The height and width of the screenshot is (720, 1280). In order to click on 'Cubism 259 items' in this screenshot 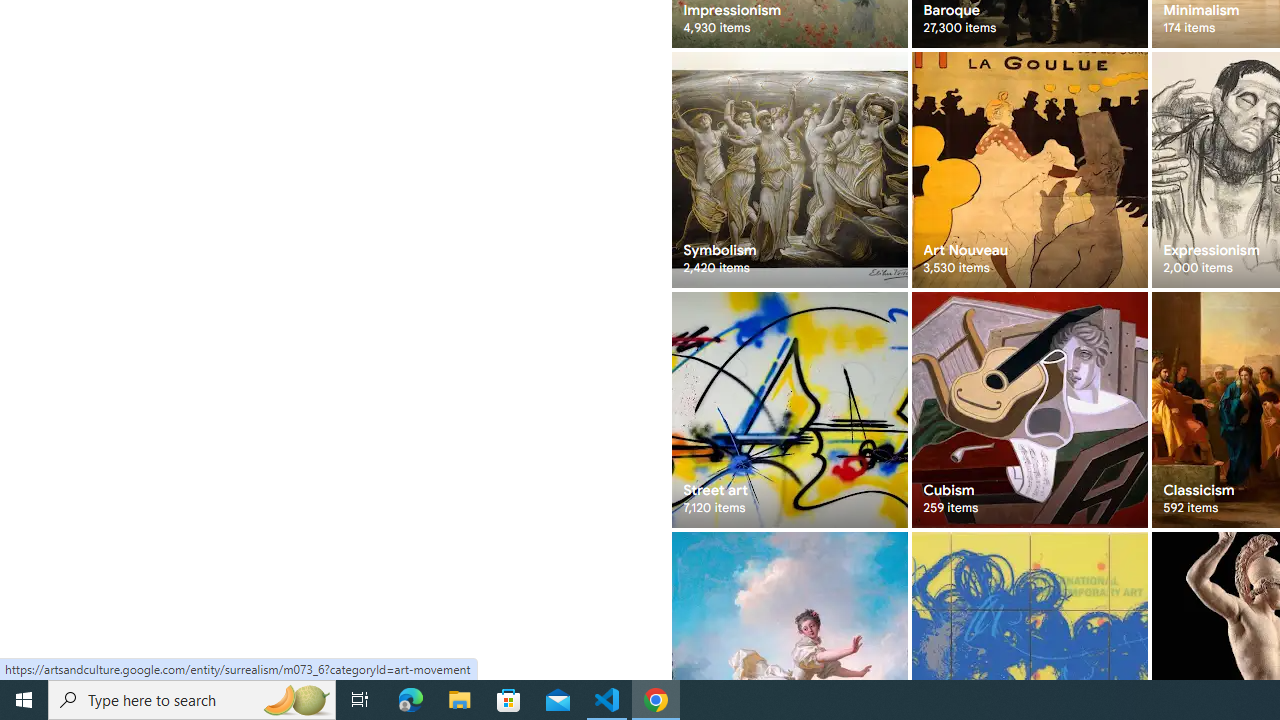, I will do `click(1029, 409)`.